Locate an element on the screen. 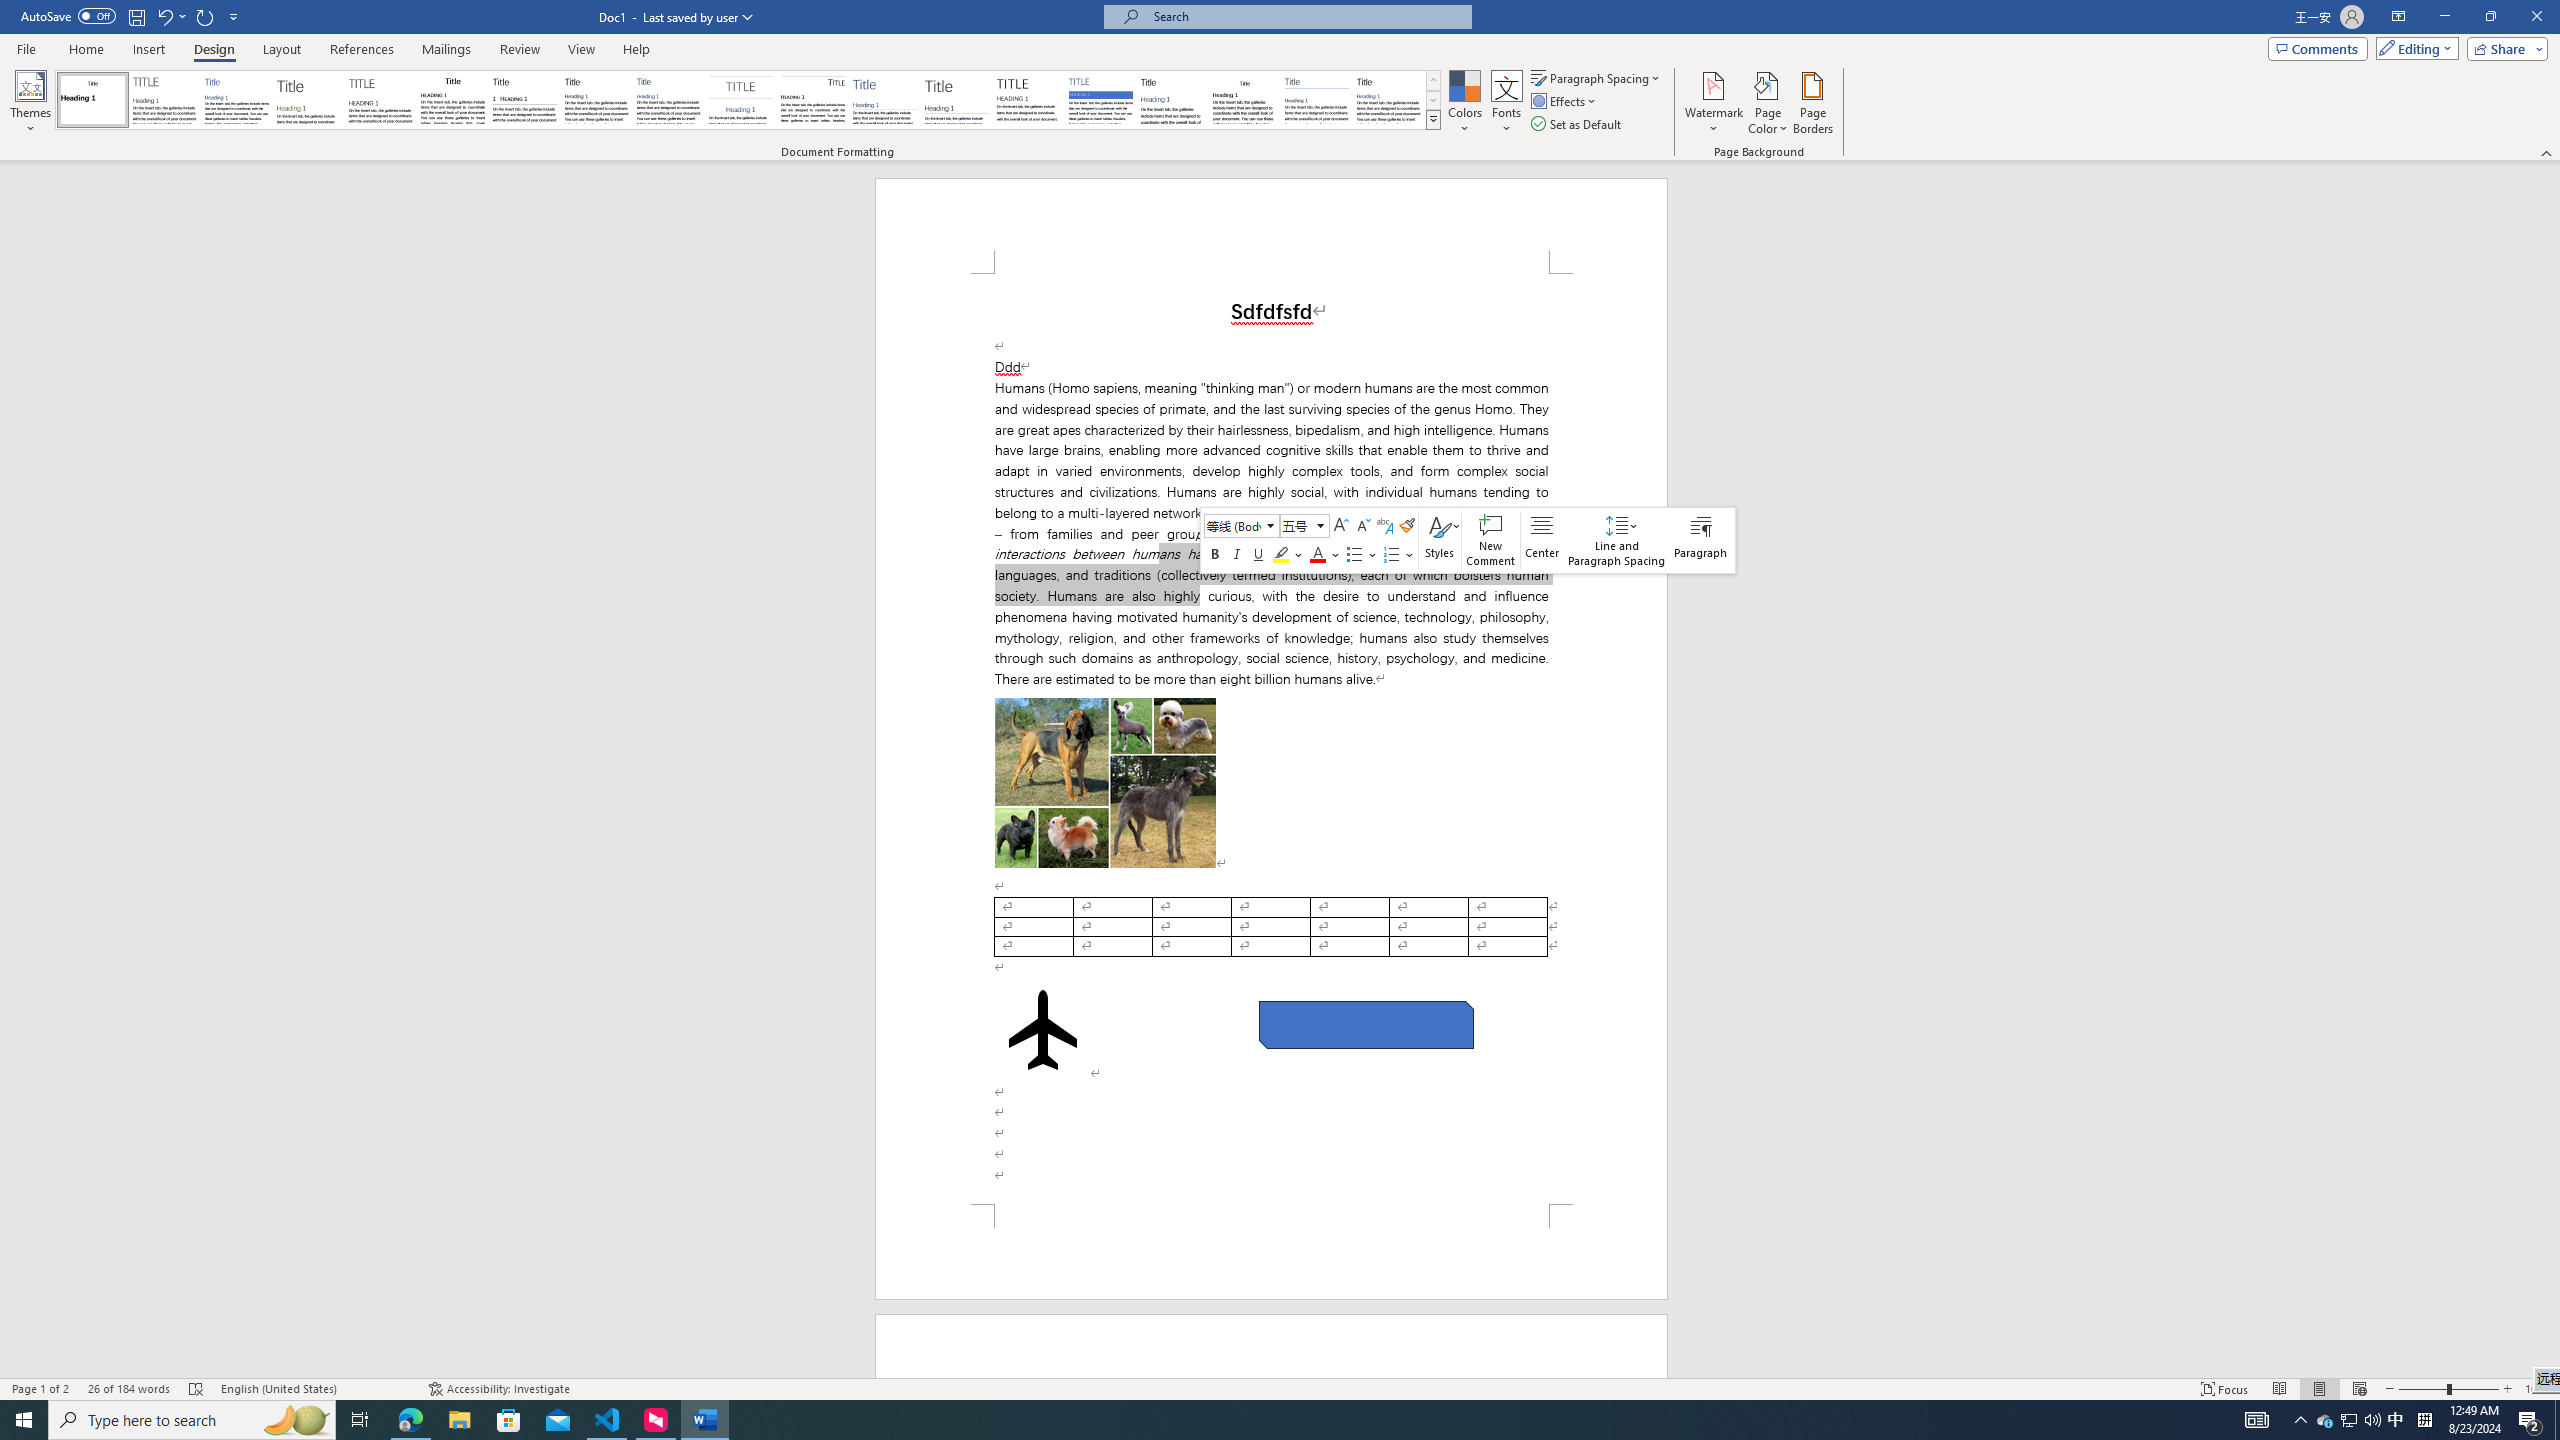 The height and width of the screenshot is (1440, 2560). 'Word 2013' is located at coordinates (1390, 99).